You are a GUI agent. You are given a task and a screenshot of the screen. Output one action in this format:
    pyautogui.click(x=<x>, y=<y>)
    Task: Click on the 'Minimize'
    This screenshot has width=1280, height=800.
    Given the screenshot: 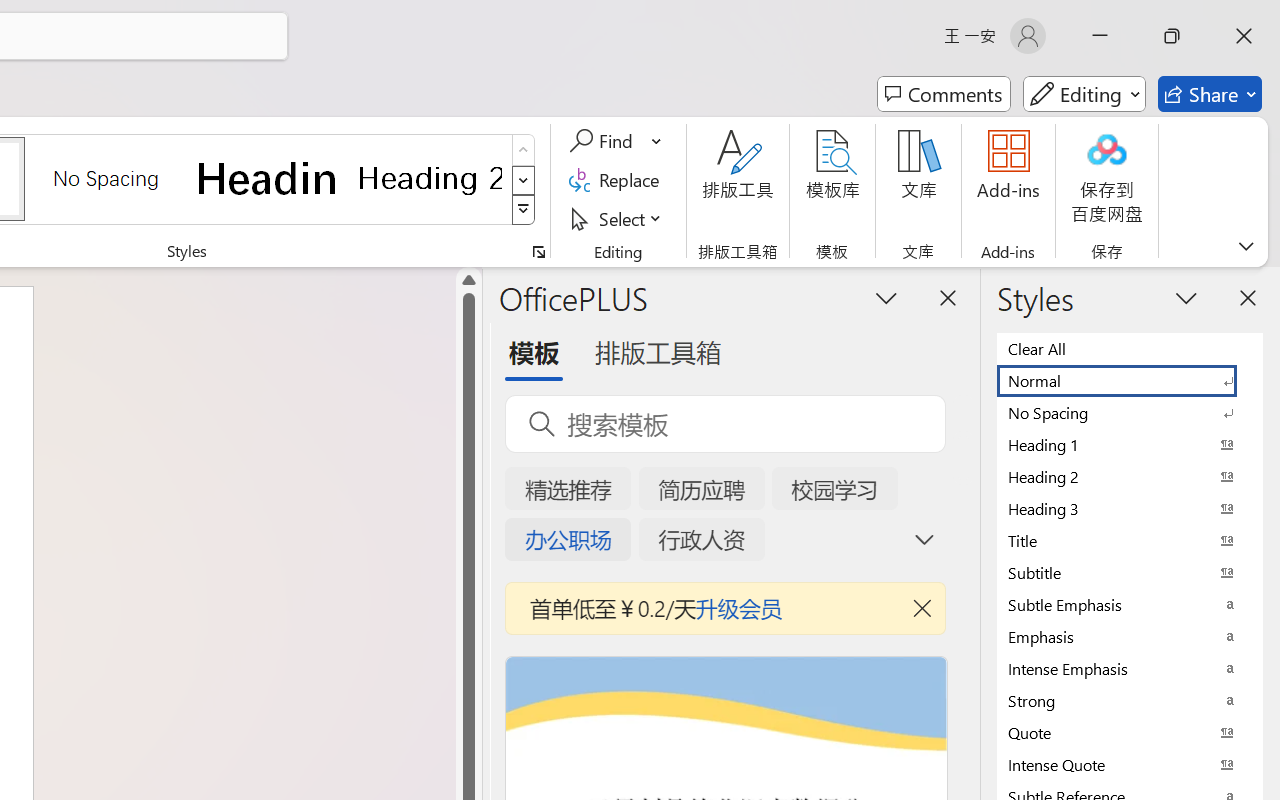 What is the action you would take?
    pyautogui.click(x=1099, y=35)
    